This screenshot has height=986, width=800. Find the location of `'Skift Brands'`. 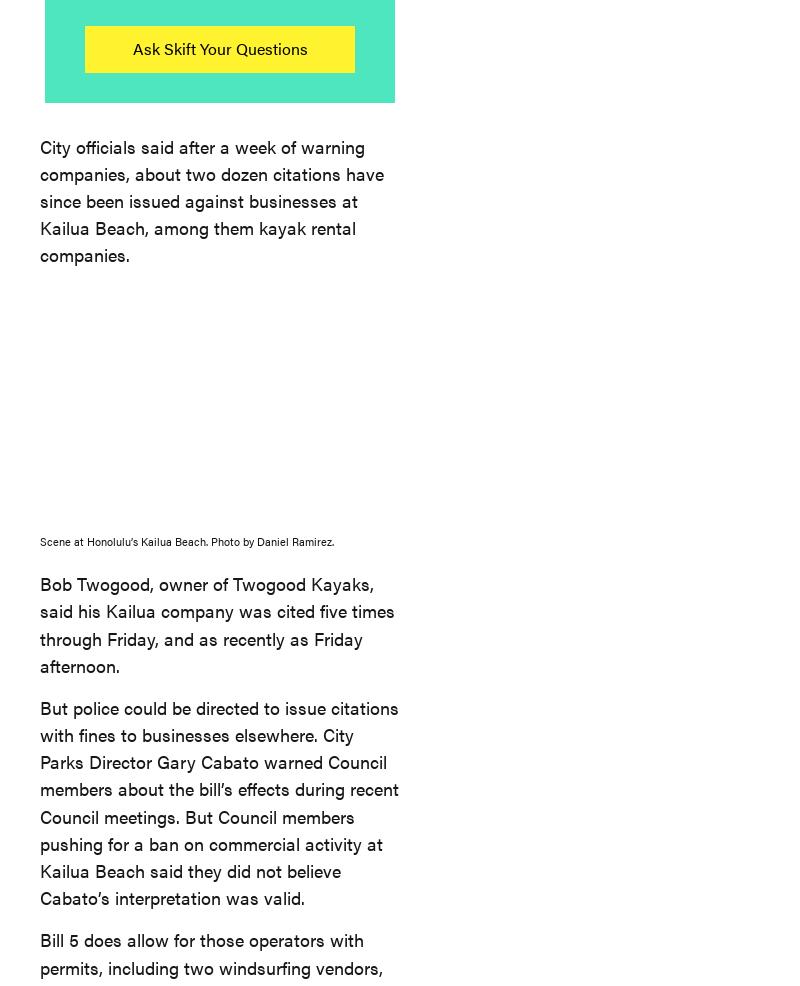

'Skift Brands' is located at coordinates (129, 302).